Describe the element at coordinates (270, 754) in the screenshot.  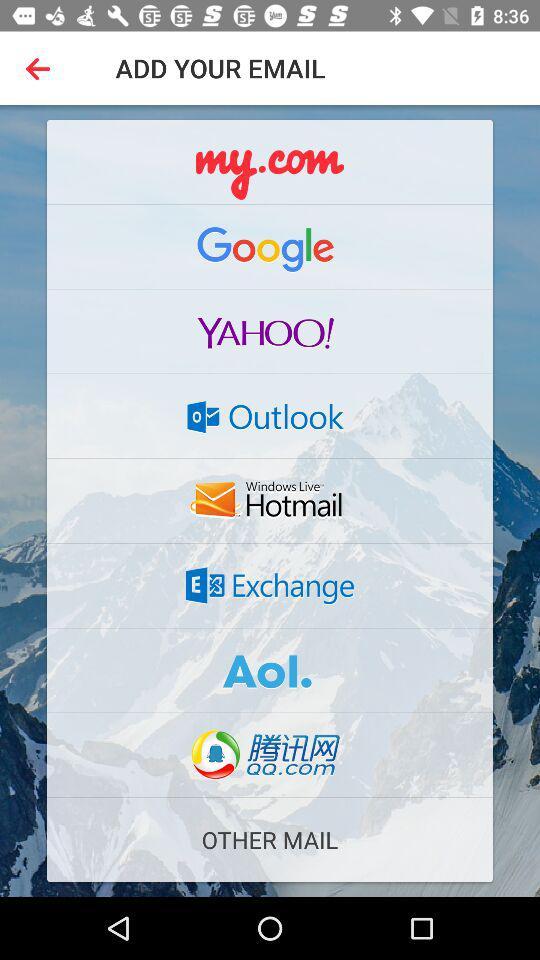
I see `qq email address` at that location.